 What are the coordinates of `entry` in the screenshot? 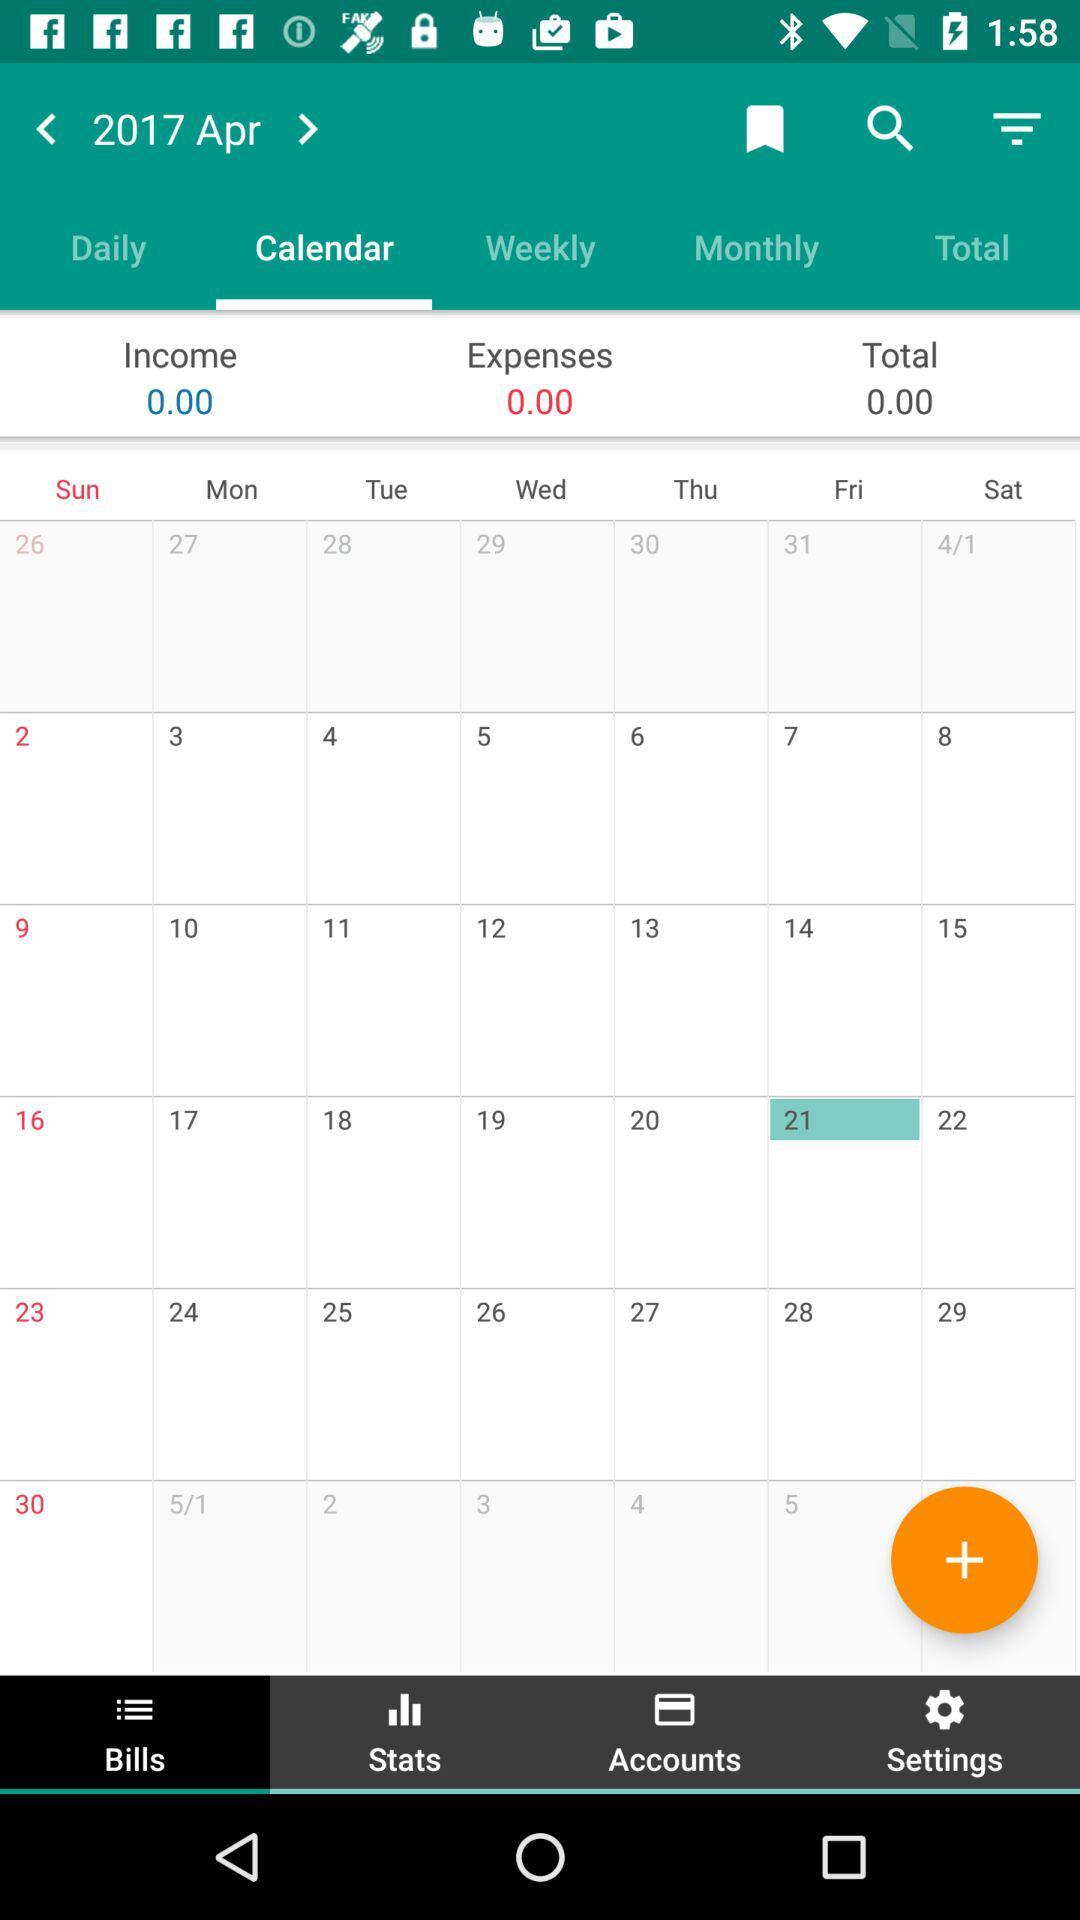 It's located at (963, 1559).